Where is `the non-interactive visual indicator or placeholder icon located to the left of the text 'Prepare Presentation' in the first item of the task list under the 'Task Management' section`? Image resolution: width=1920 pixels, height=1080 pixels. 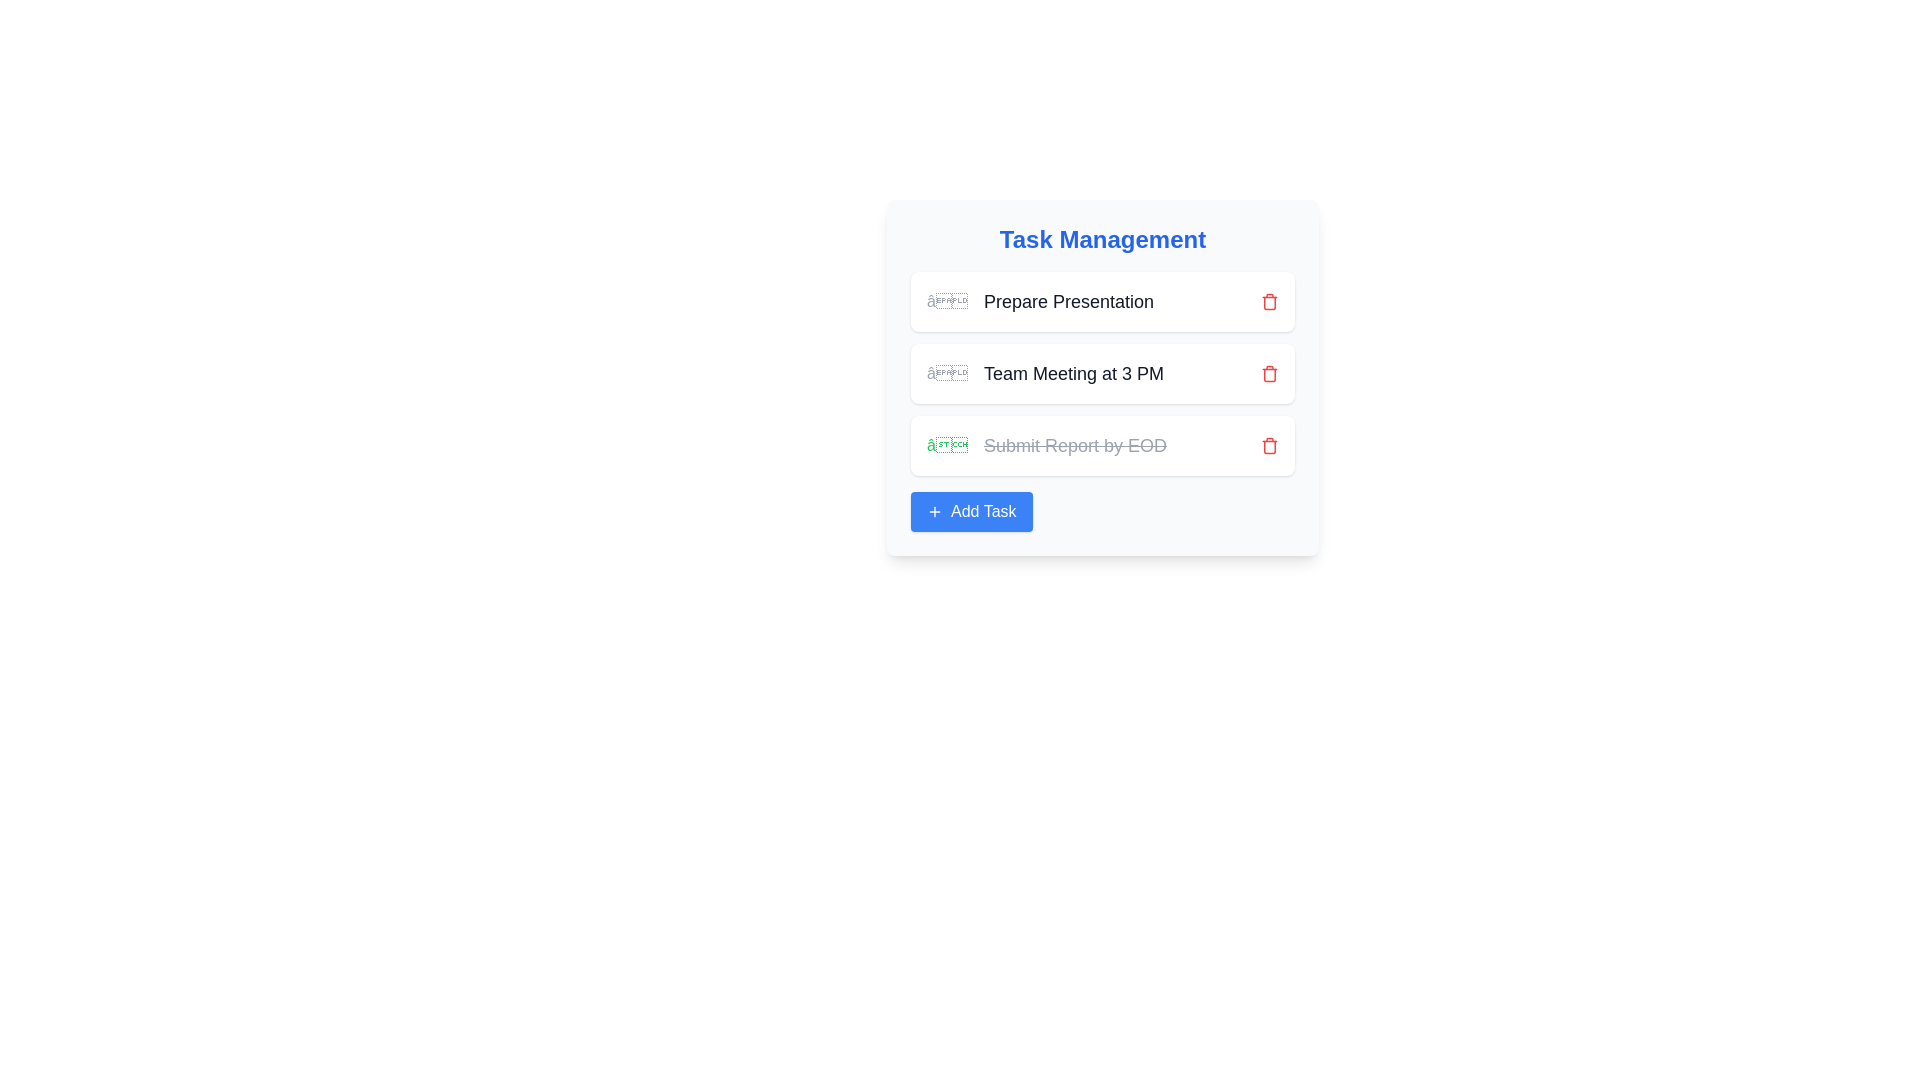
the non-interactive visual indicator or placeholder icon located to the left of the text 'Prepare Presentation' in the first item of the task list under the 'Task Management' section is located at coordinates (946, 373).